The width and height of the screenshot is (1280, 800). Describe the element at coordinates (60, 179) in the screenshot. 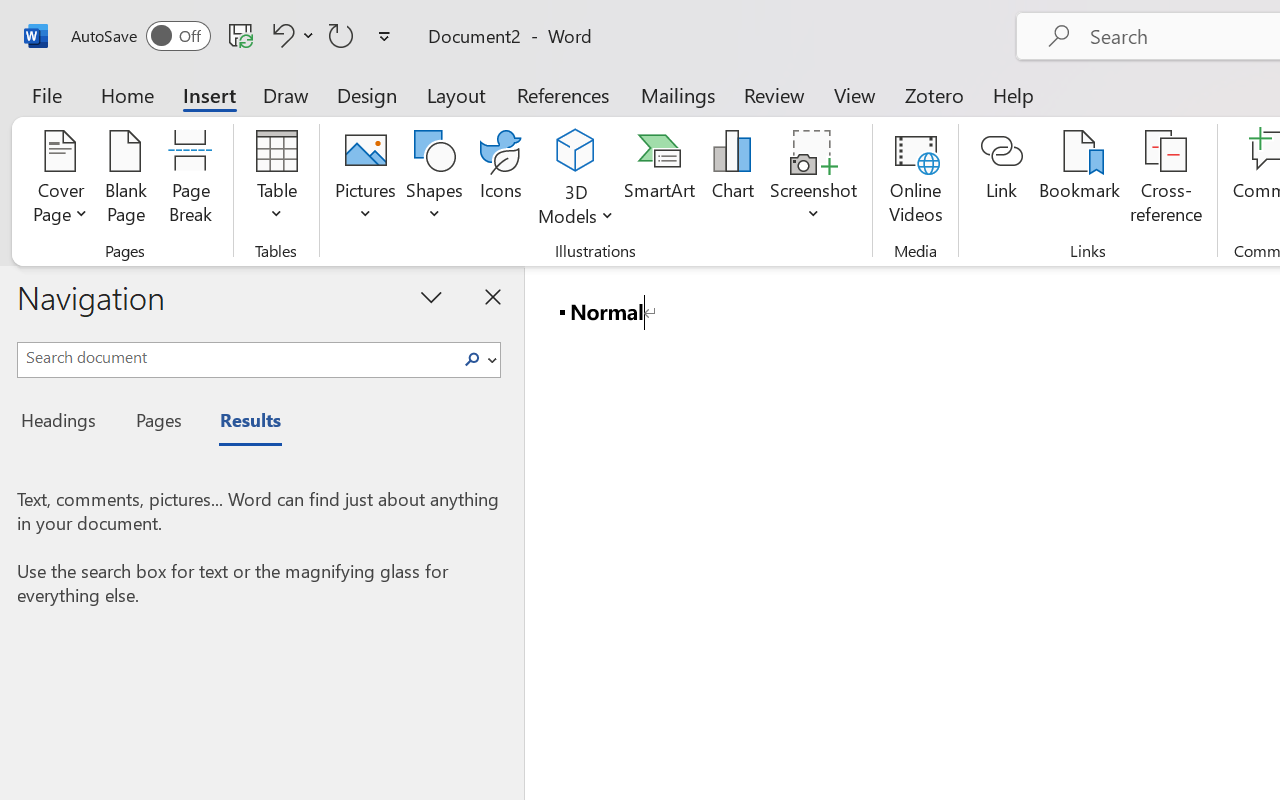

I see `'Cover Page'` at that location.